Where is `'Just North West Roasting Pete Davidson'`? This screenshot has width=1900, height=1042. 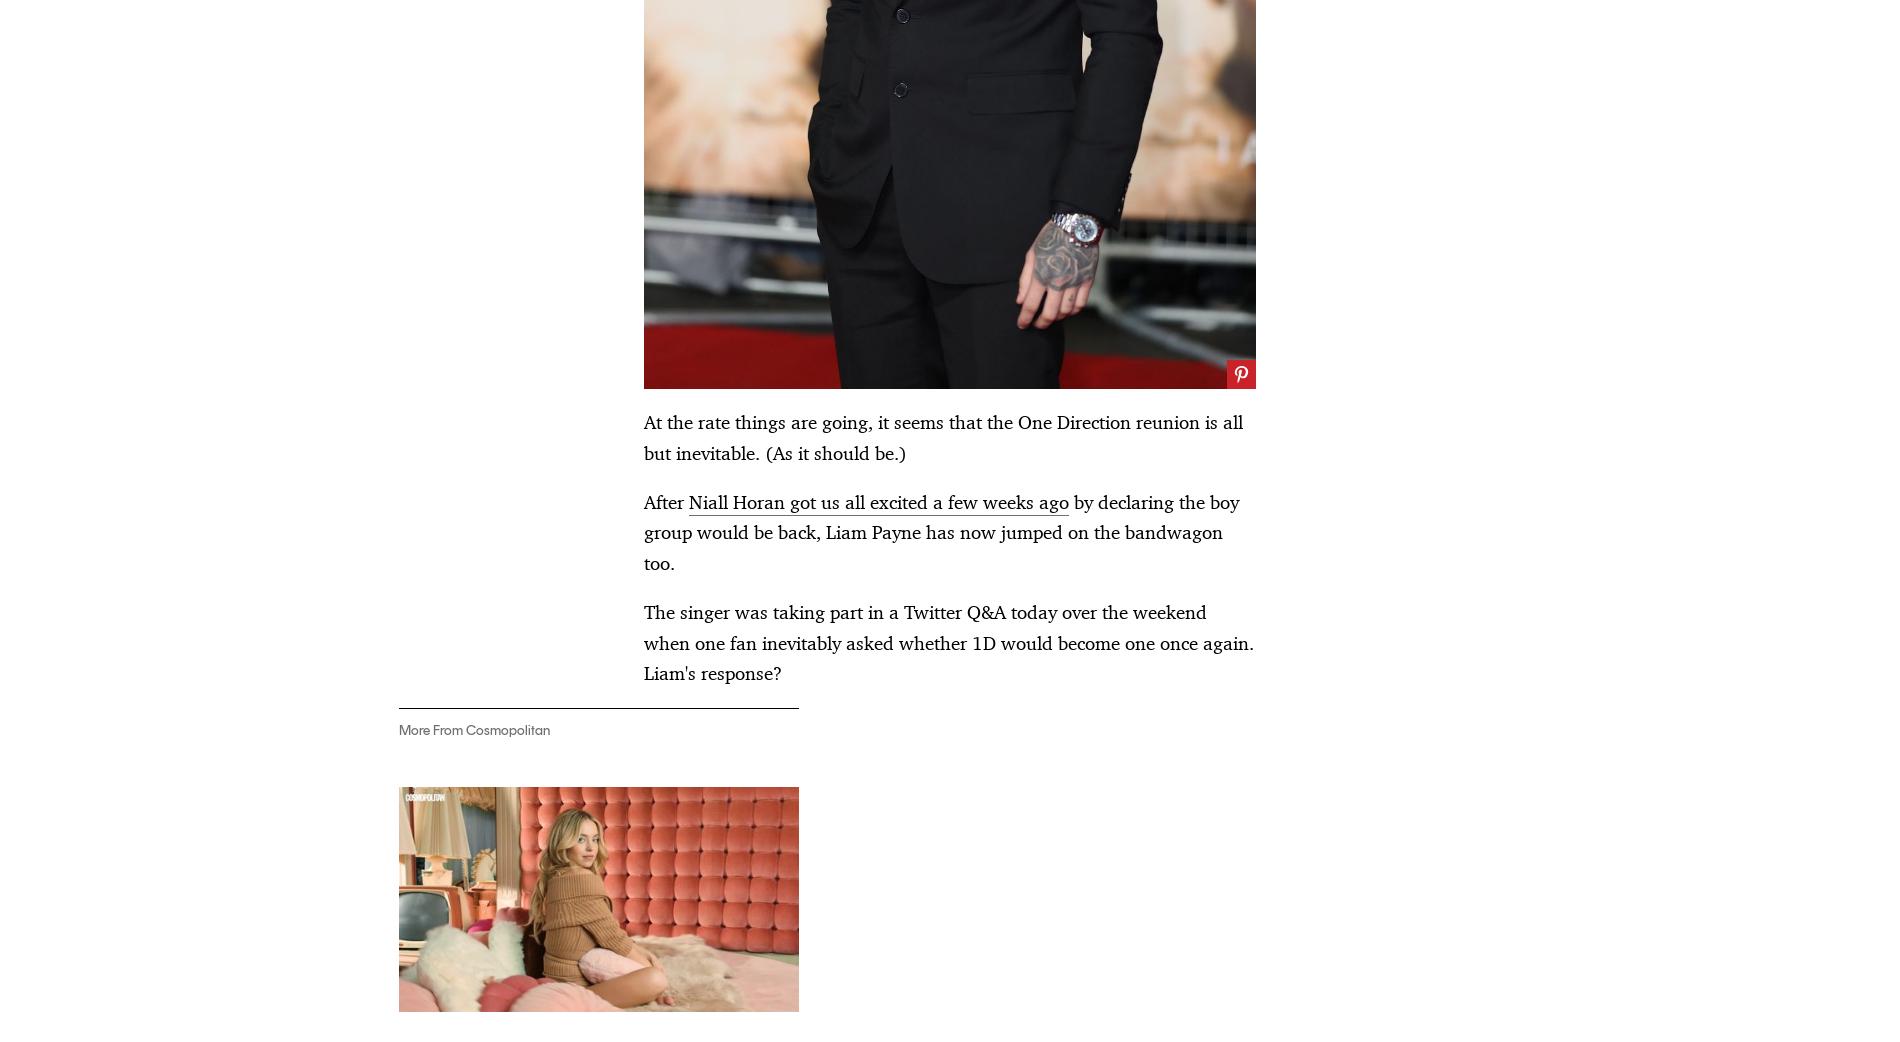 'Just North West Roasting Pete Davidson' is located at coordinates (1269, 394).